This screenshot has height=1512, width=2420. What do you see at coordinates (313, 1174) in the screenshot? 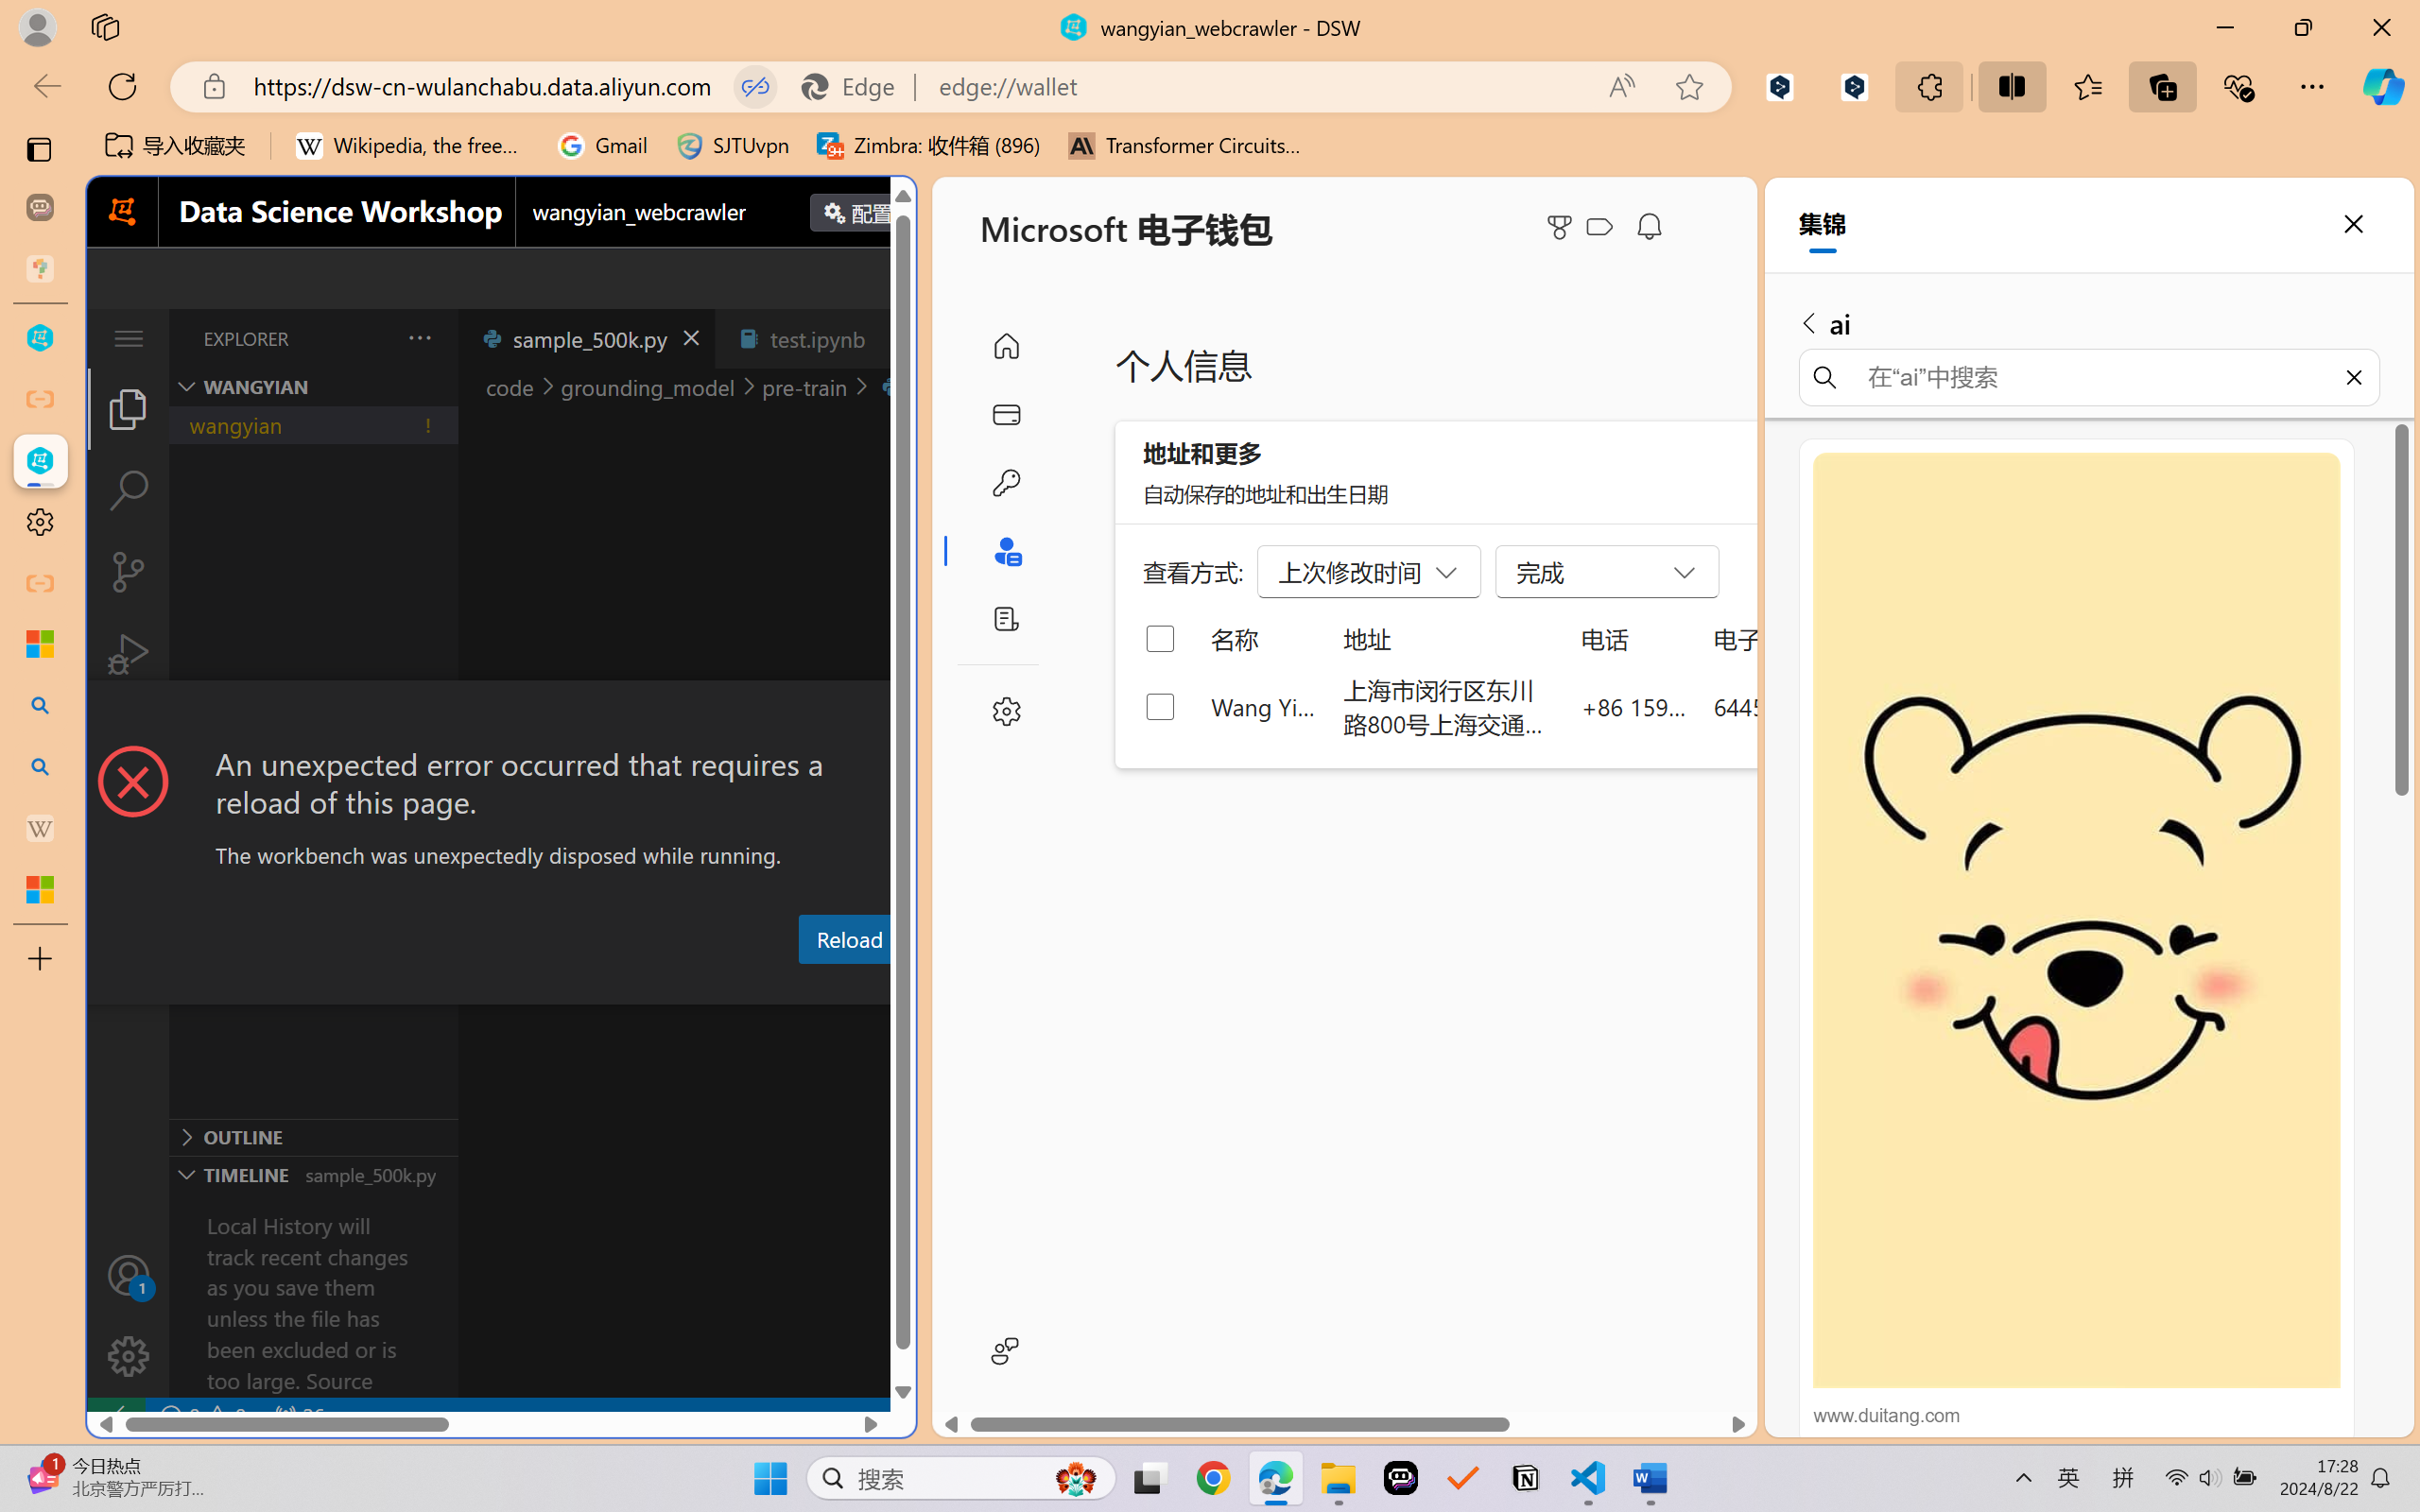
I see `'Timeline Section'` at bounding box center [313, 1174].